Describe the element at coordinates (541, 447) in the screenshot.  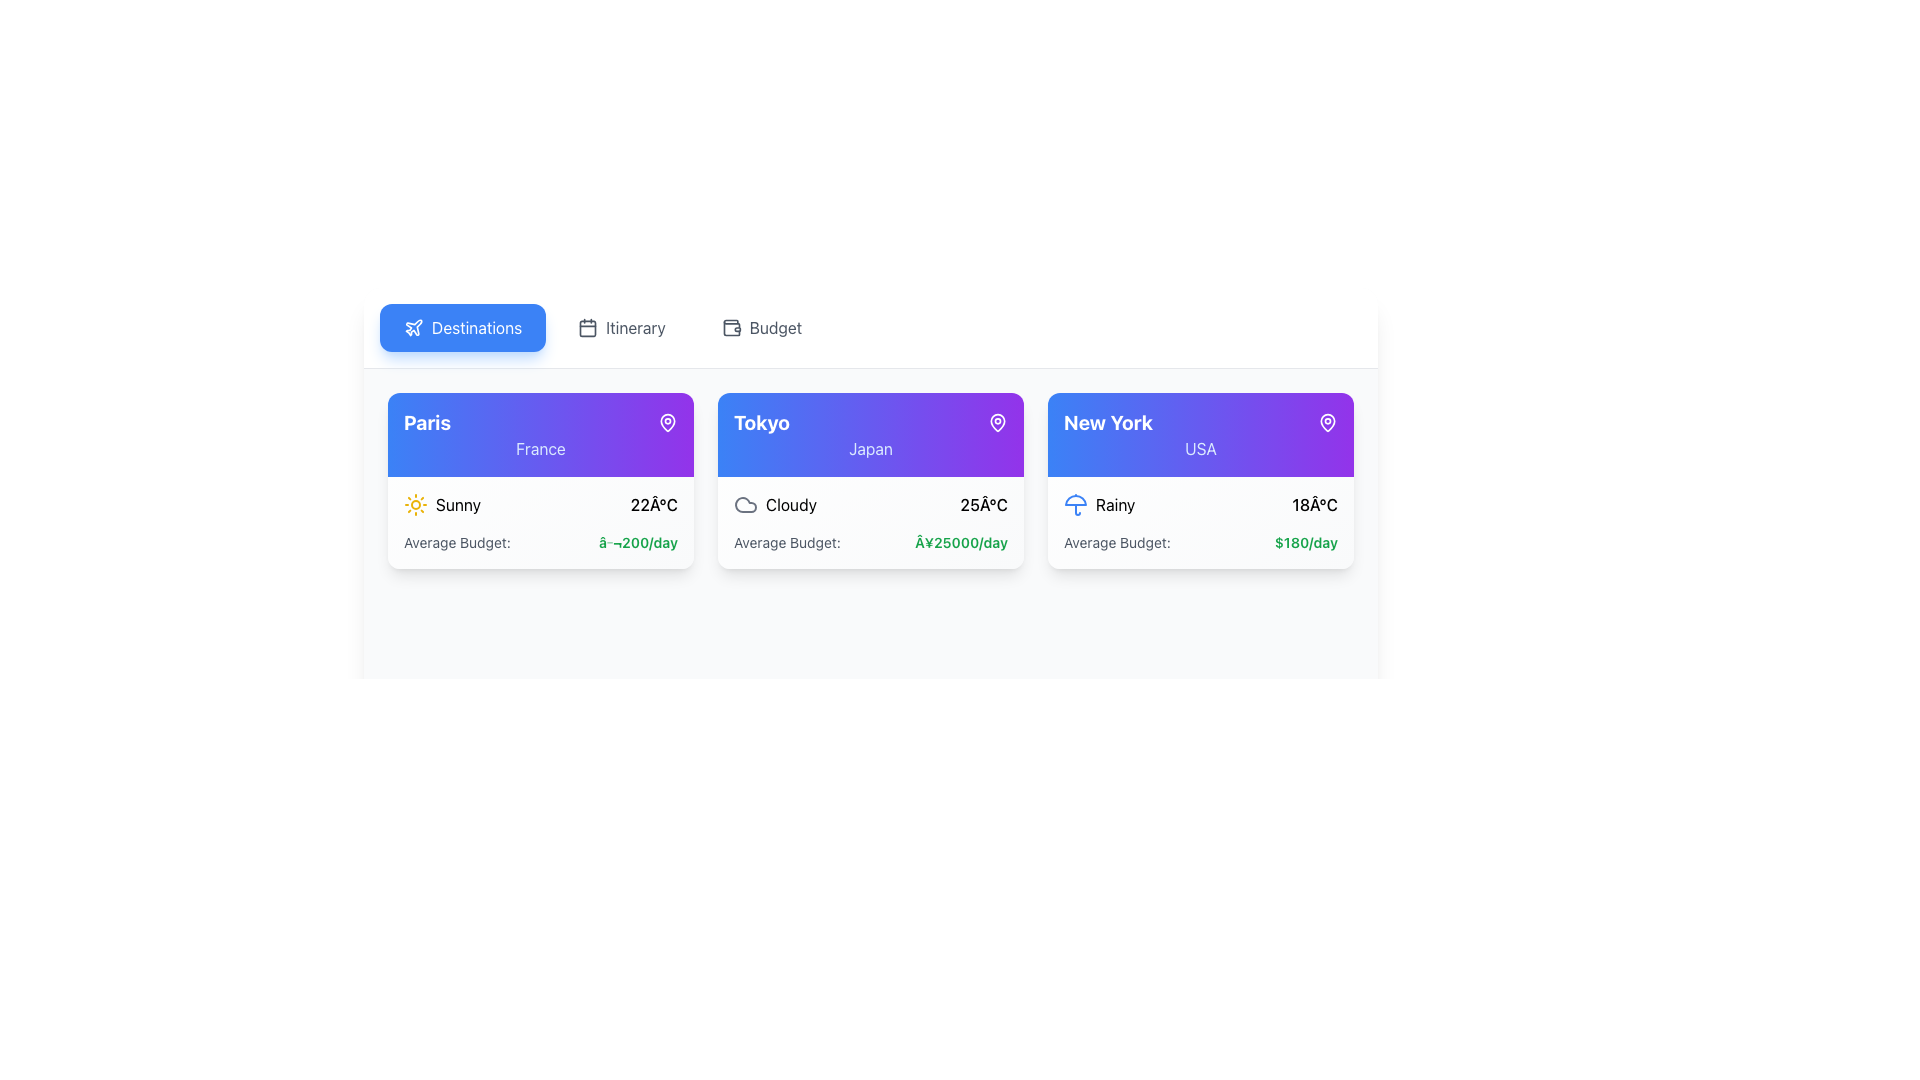
I see `the static text label reading 'France', which is styled with a light blue font color and located beneath the title 'Paris' on a gradient background` at that location.